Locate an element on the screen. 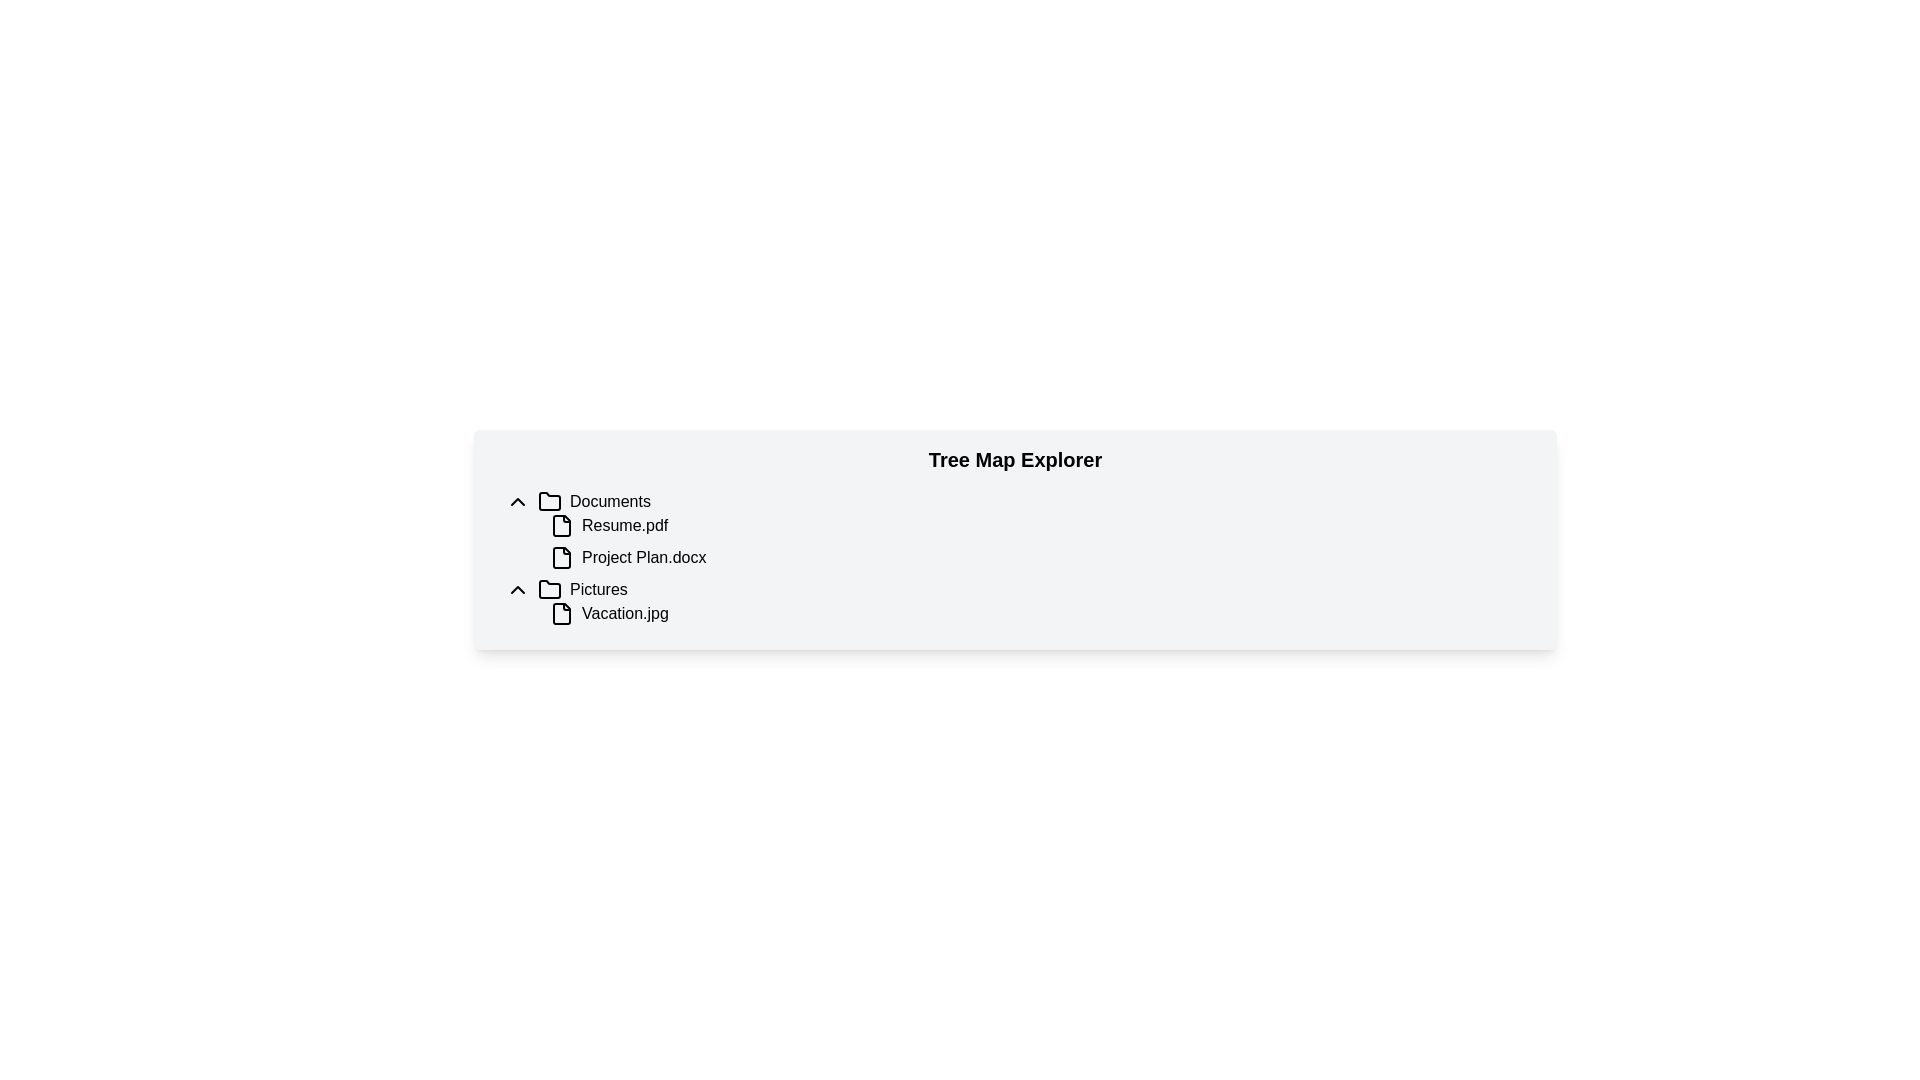 The width and height of the screenshot is (1920, 1080). the 'Pictures' folder text label is located at coordinates (597, 589).